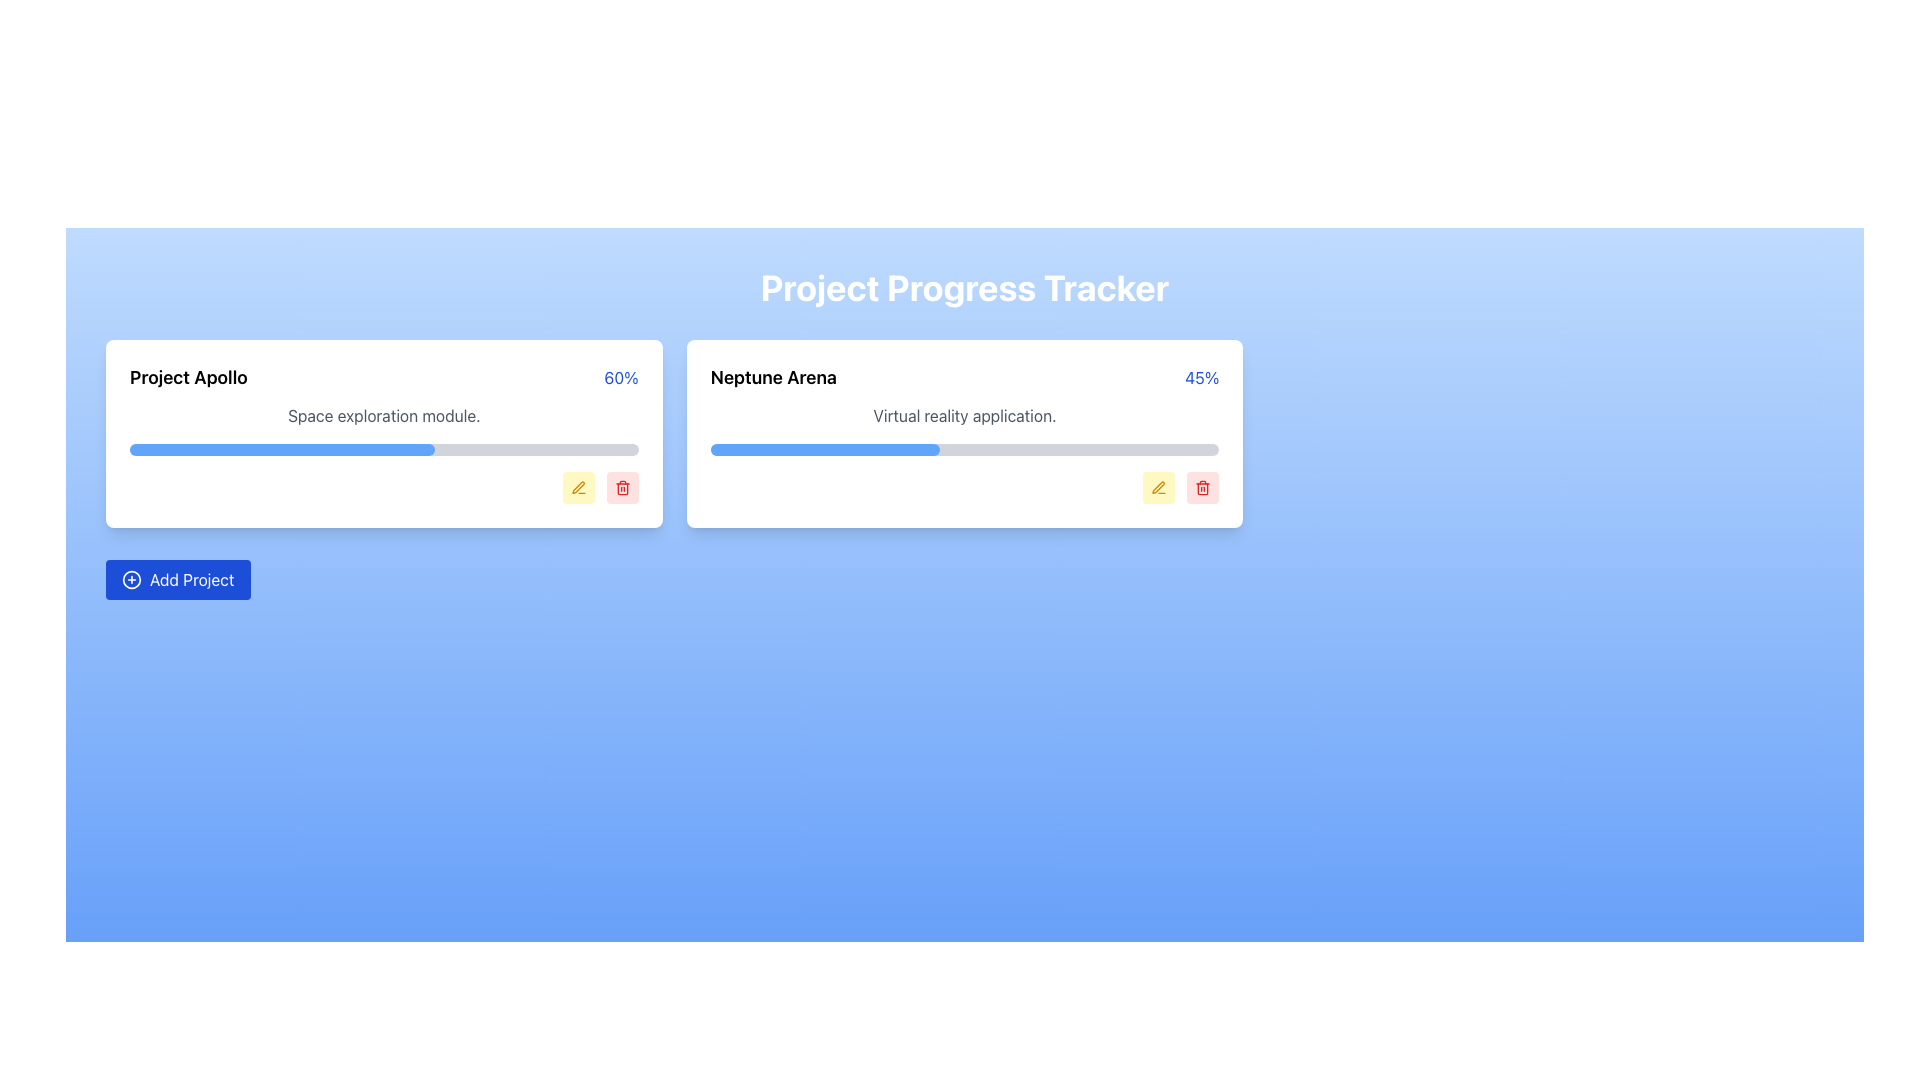  Describe the element at coordinates (131, 579) in the screenshot. I see `the circular 'Add Project' SVG icon with an outlined plus symbol in its center, located at the lower-left section of the interface` at that location.